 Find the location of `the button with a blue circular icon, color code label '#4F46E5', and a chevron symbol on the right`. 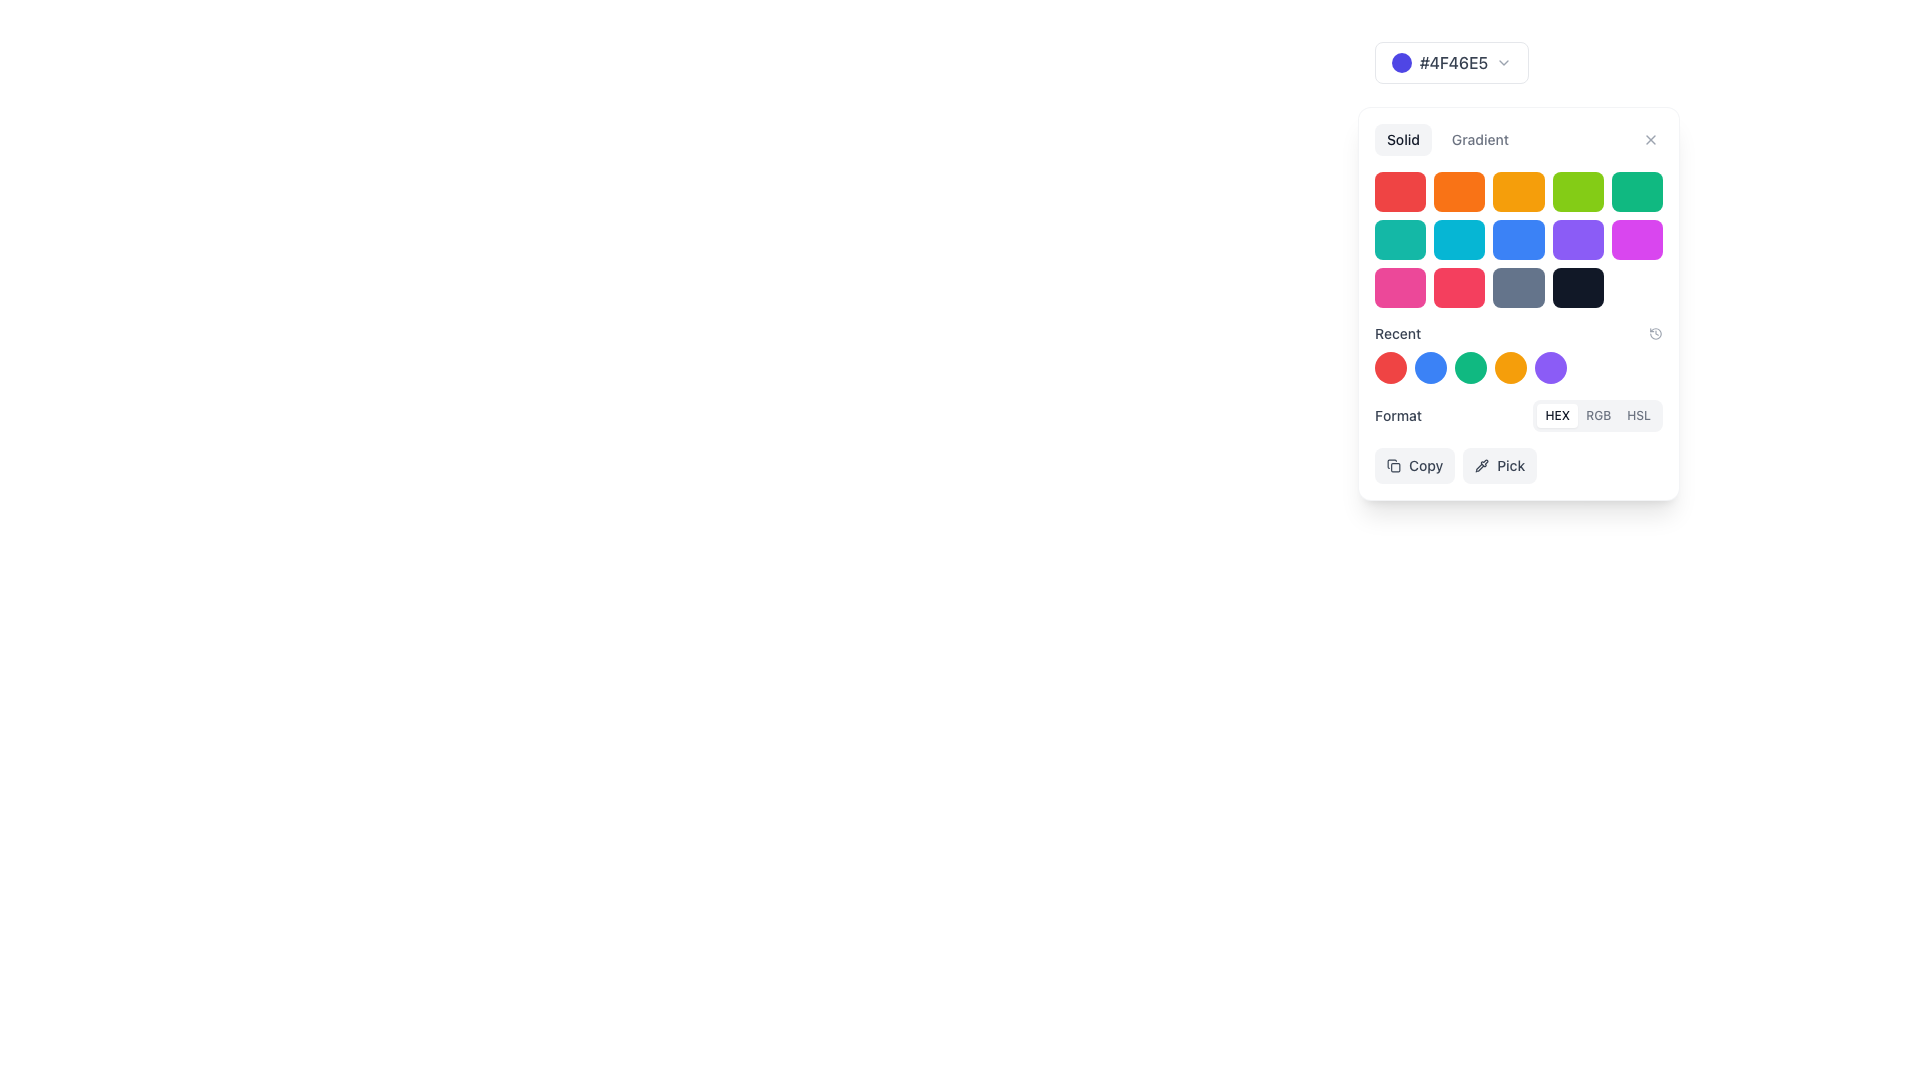

the button with a blue circular icon, color code label '#4F46E5', and a chevron symbol on the right is located at coordinates (1452, 61).